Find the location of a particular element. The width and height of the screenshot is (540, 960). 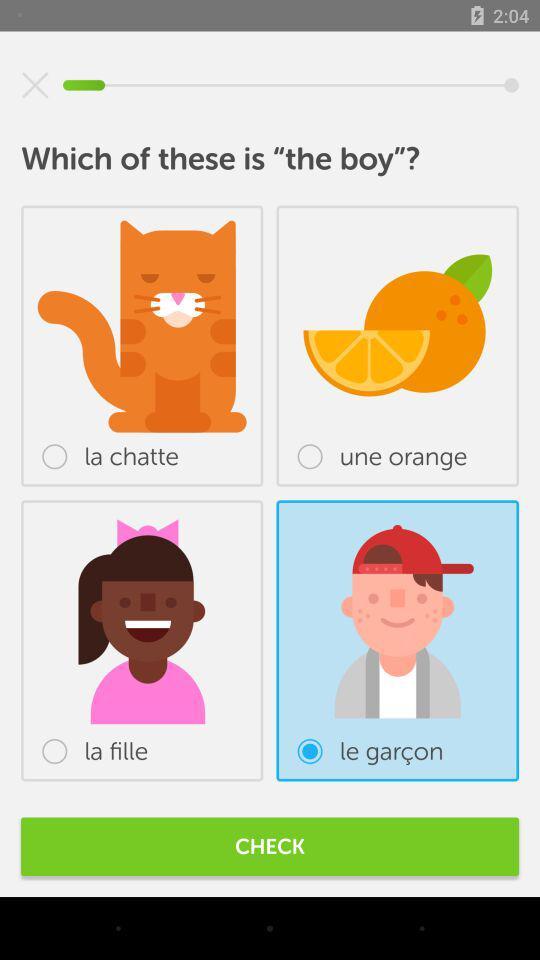

close is located at coordinates (35, 85).